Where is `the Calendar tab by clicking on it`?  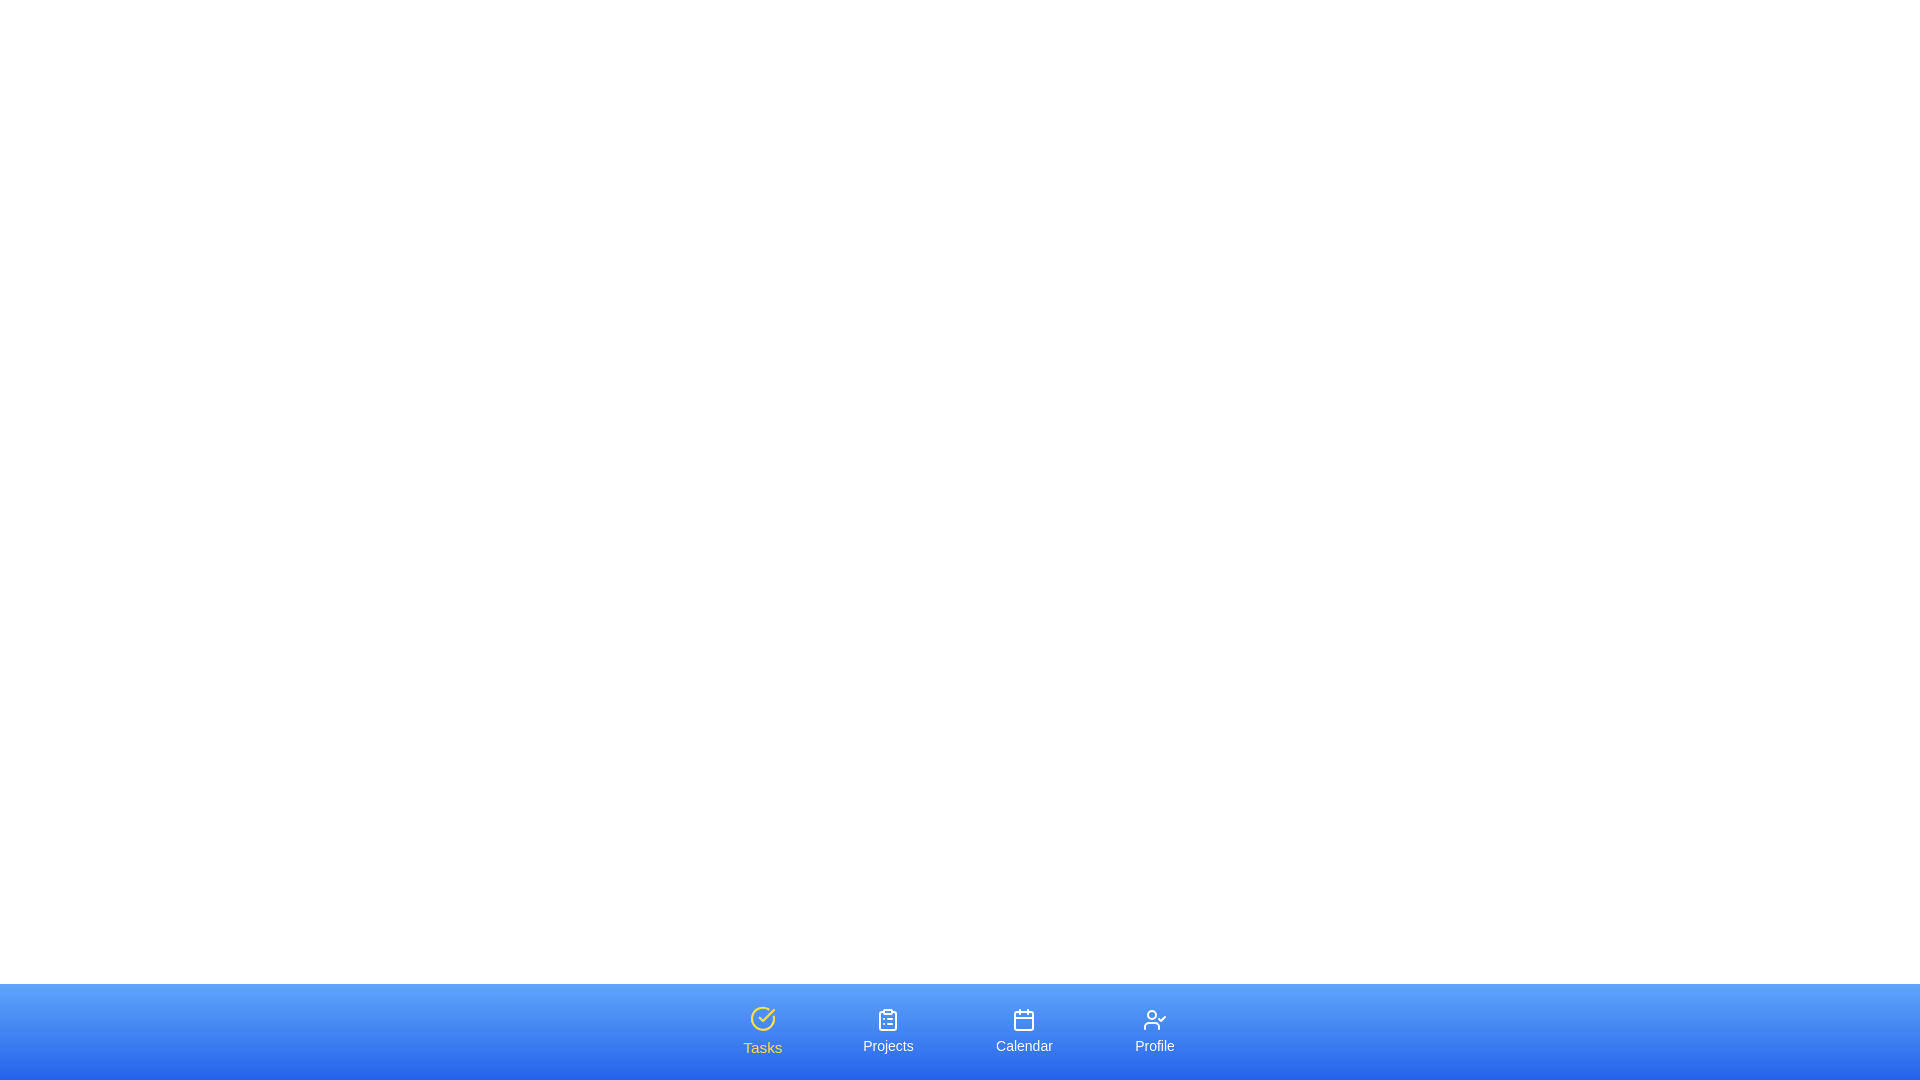
the Calendar tab by clicking on it is located at coordinates (1023, 1032).